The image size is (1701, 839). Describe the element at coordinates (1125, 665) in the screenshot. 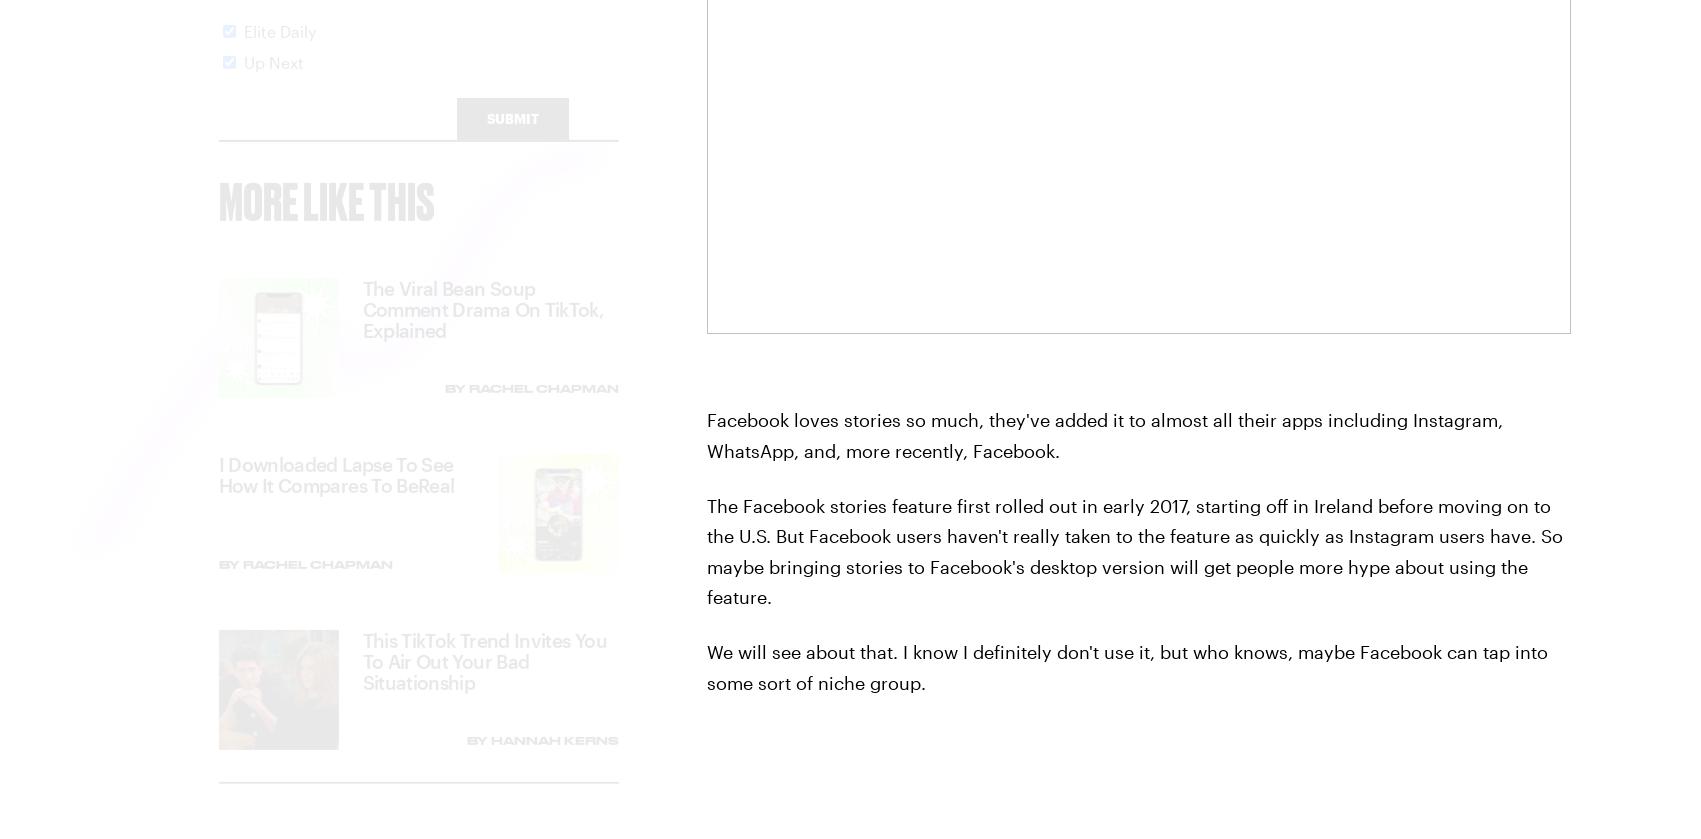

I see `'We will see about that. I know I definitely don't use it, but who knows, maybe Facebook can tap into some sort of niche group.'` at that location.